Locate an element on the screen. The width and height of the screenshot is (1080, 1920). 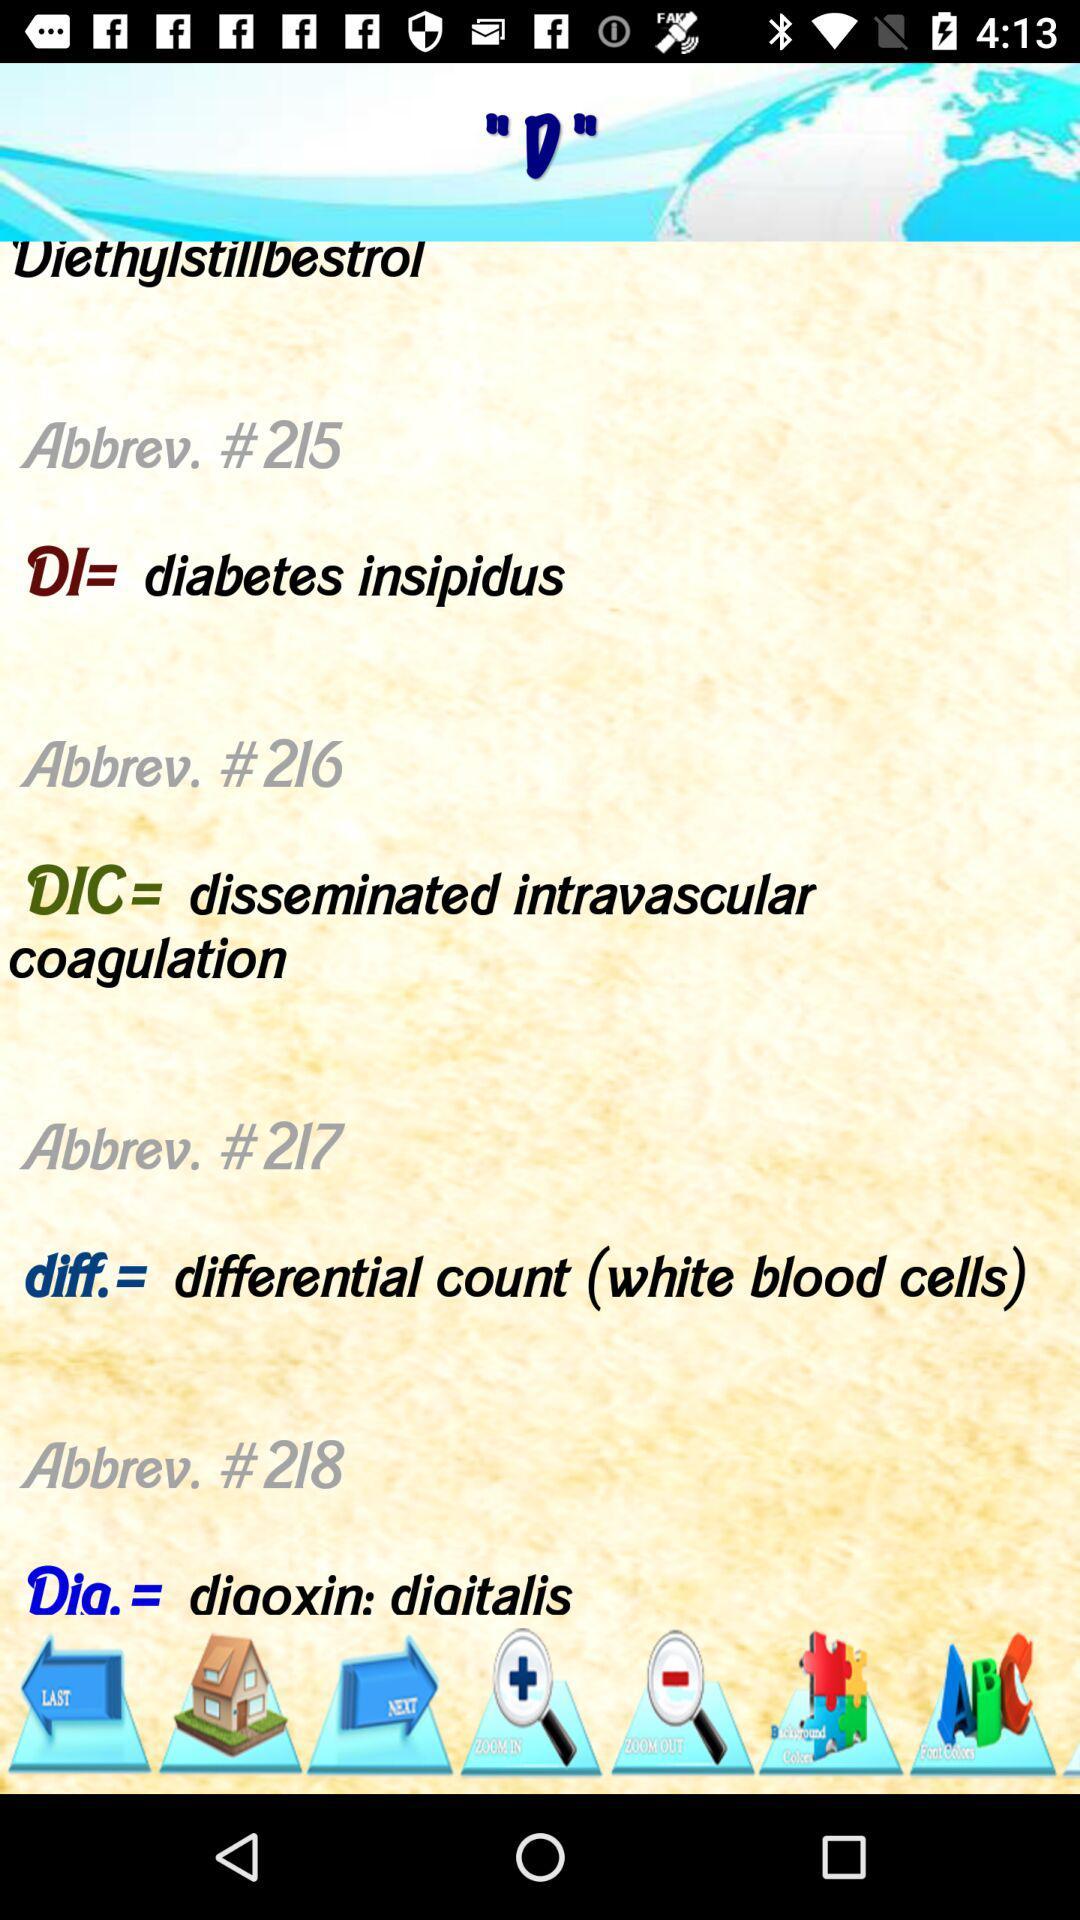
the icon below abbrev 	209	 	d app is located at coordinates (529, 1702).